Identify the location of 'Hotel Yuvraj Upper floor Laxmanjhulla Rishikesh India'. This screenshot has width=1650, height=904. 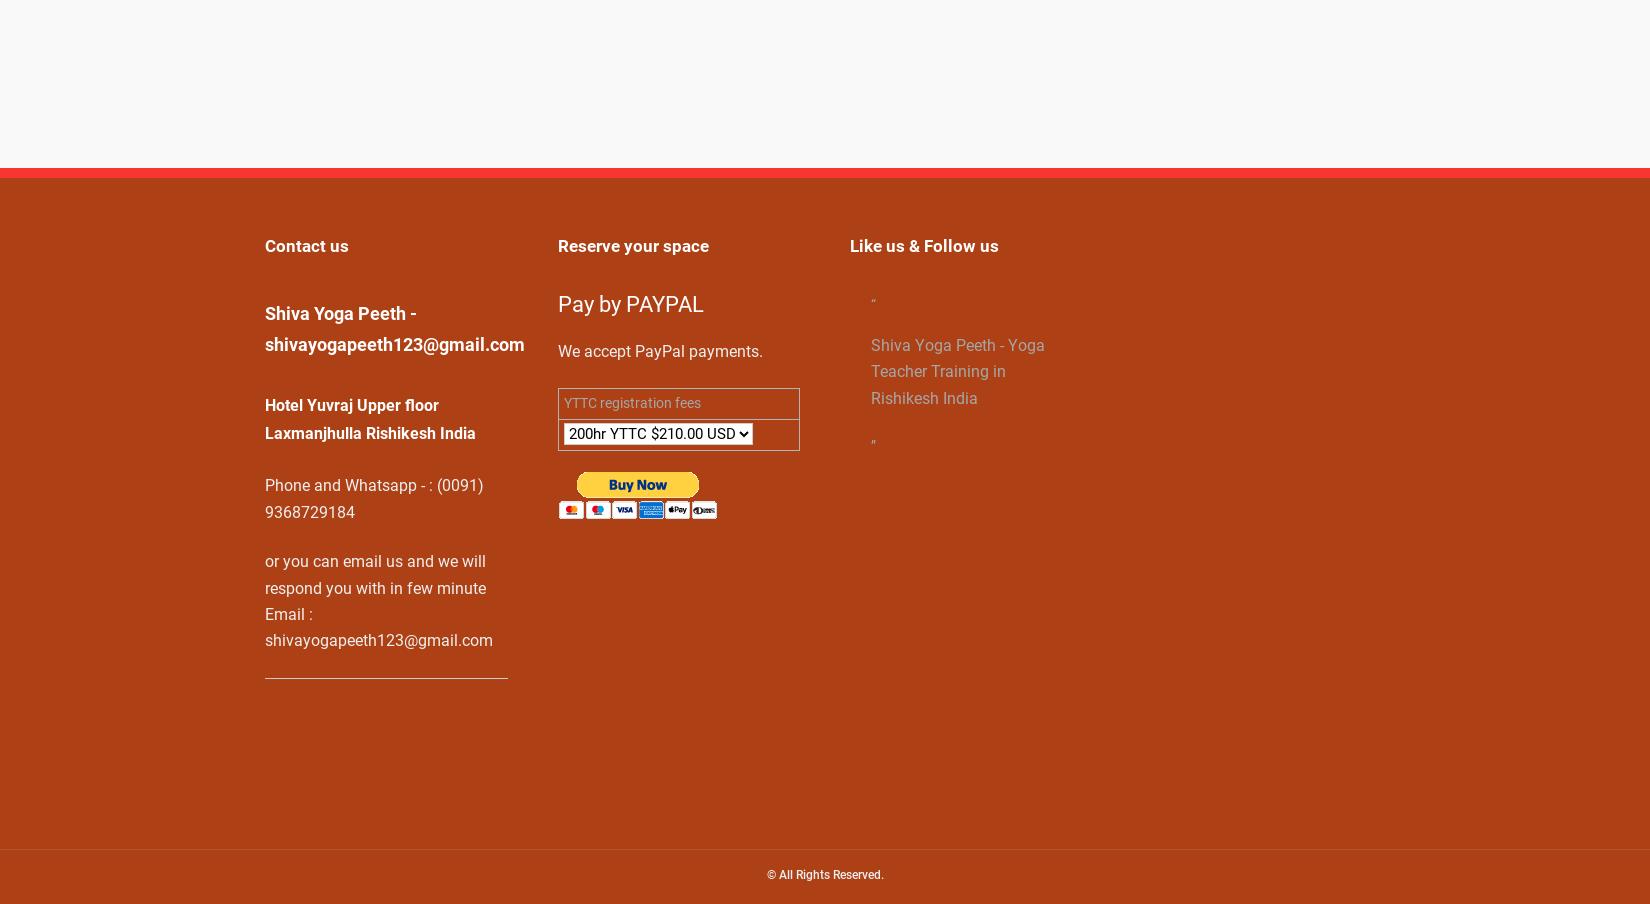
(370, 419).